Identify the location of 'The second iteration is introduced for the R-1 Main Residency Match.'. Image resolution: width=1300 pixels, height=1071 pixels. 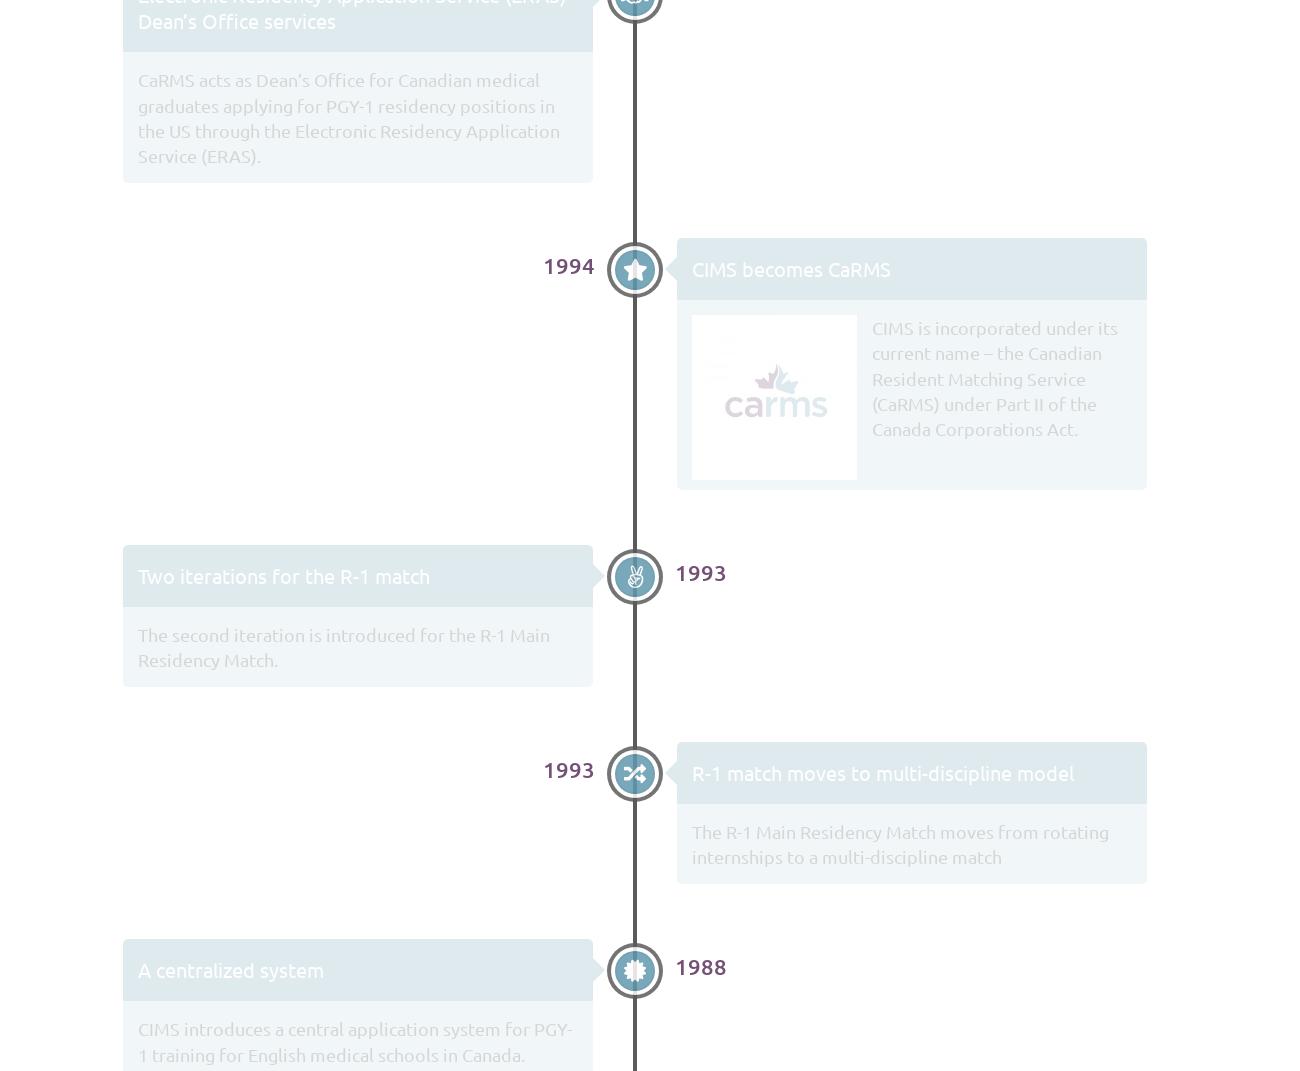
(342, 645).